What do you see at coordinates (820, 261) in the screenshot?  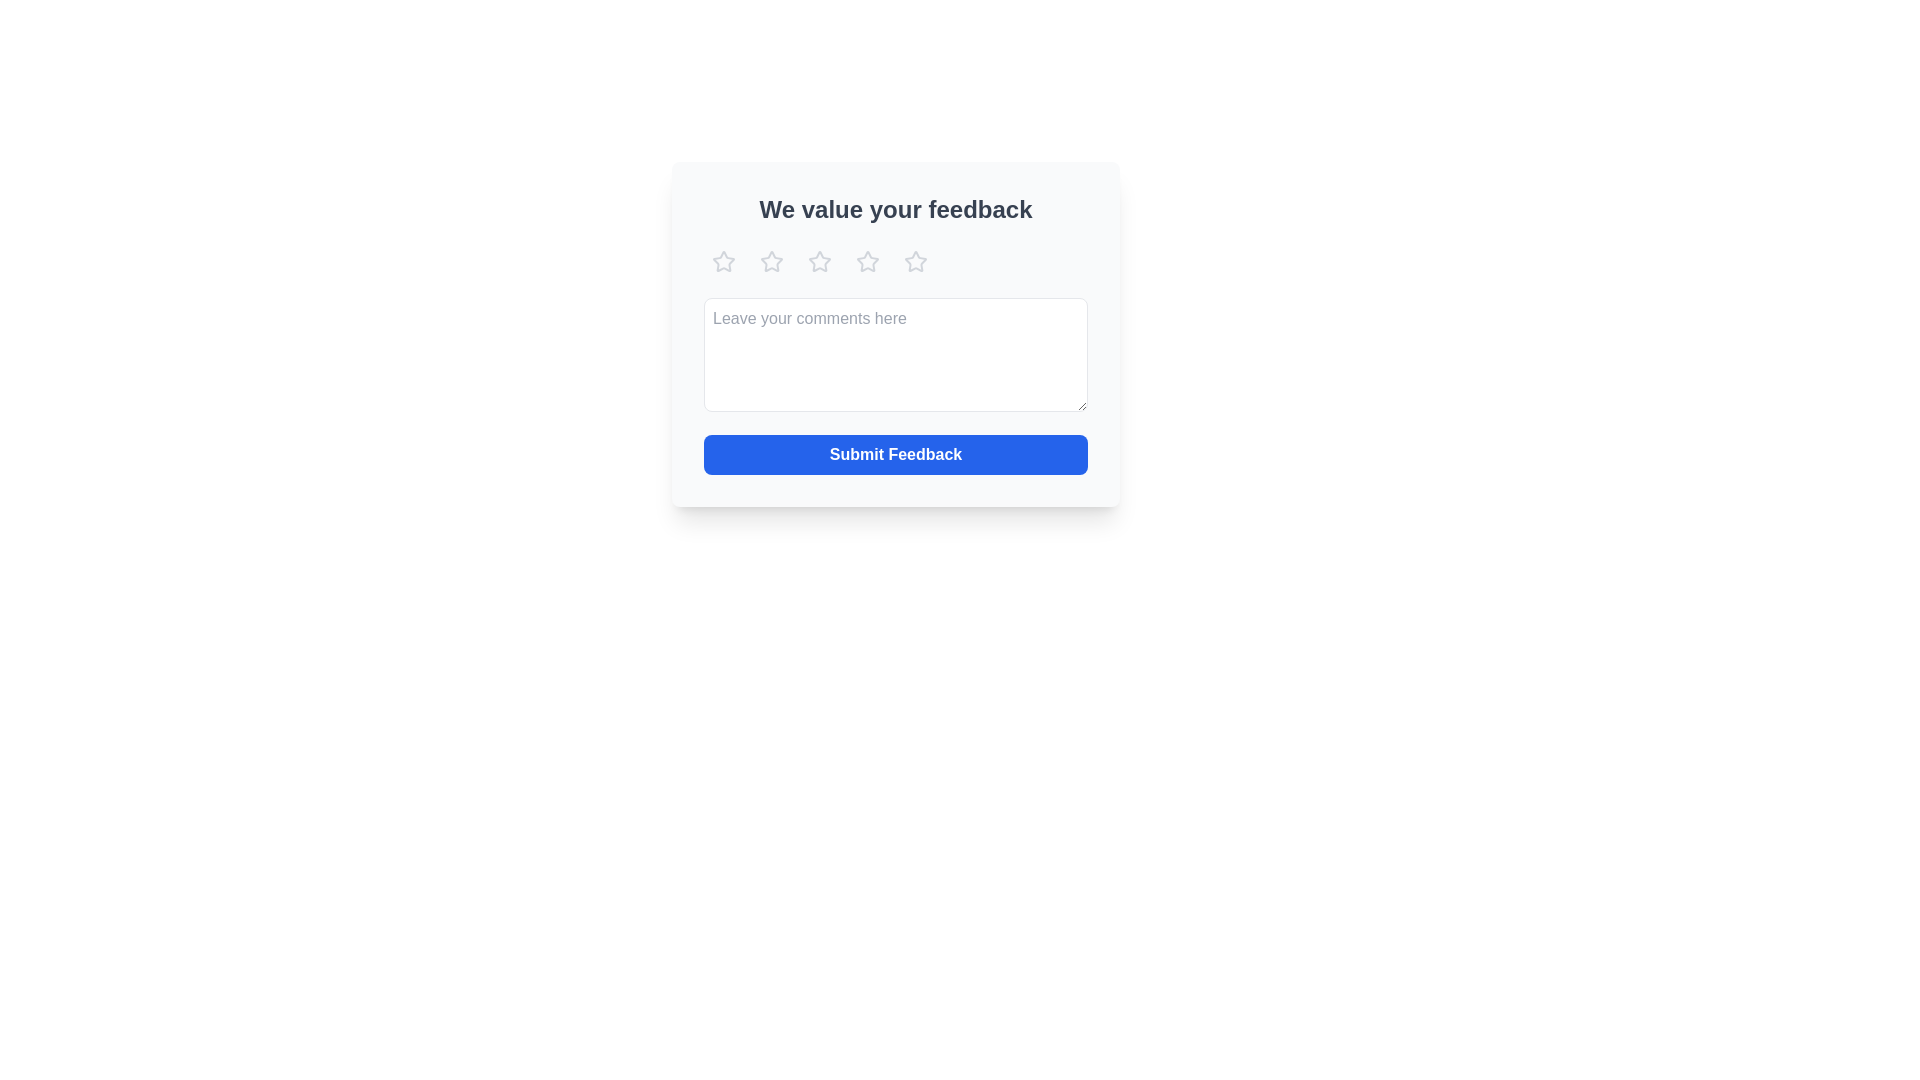 I see `the third star icon in the horizontal rating system` at bounding box center [820, 261].